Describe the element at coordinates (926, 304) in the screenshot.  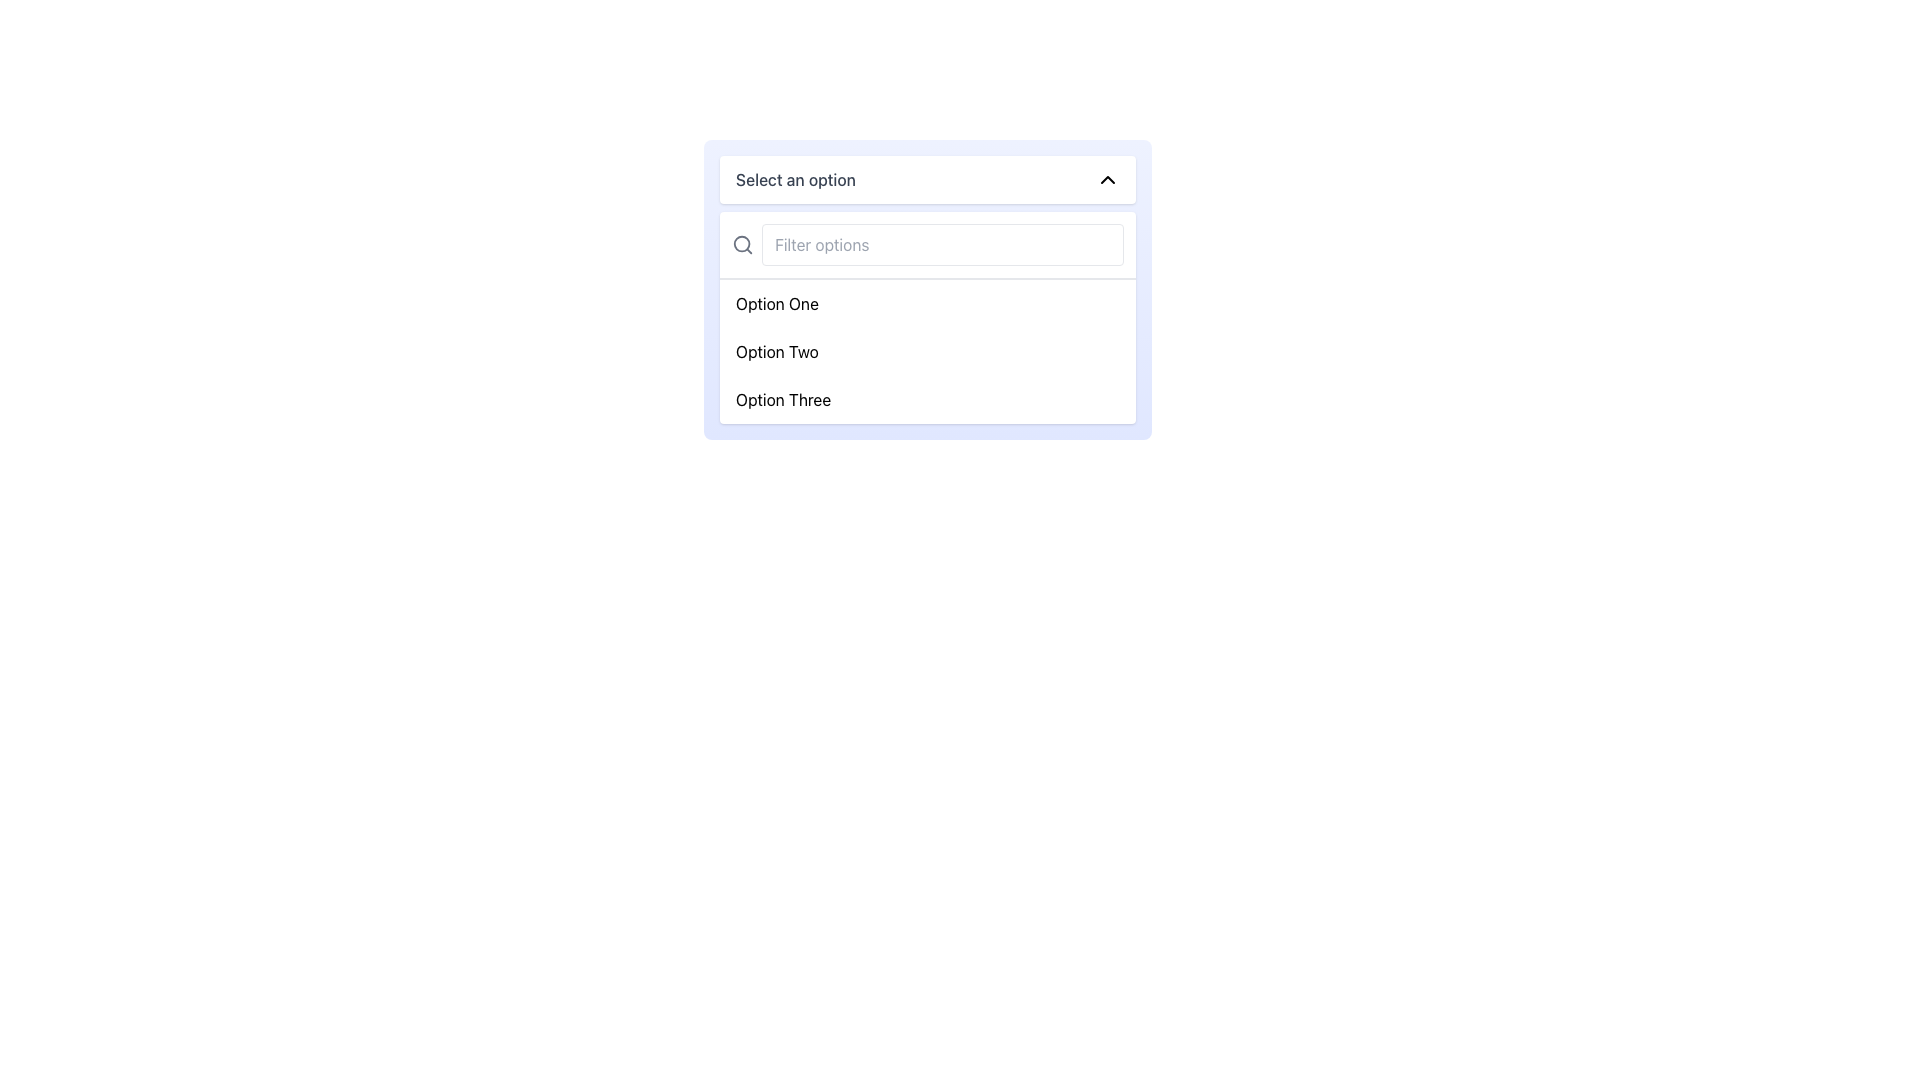
I see `the first item in the dropdown menu below the 'Filter options' text field and above 'Option Two' using arrow keys` at that location.